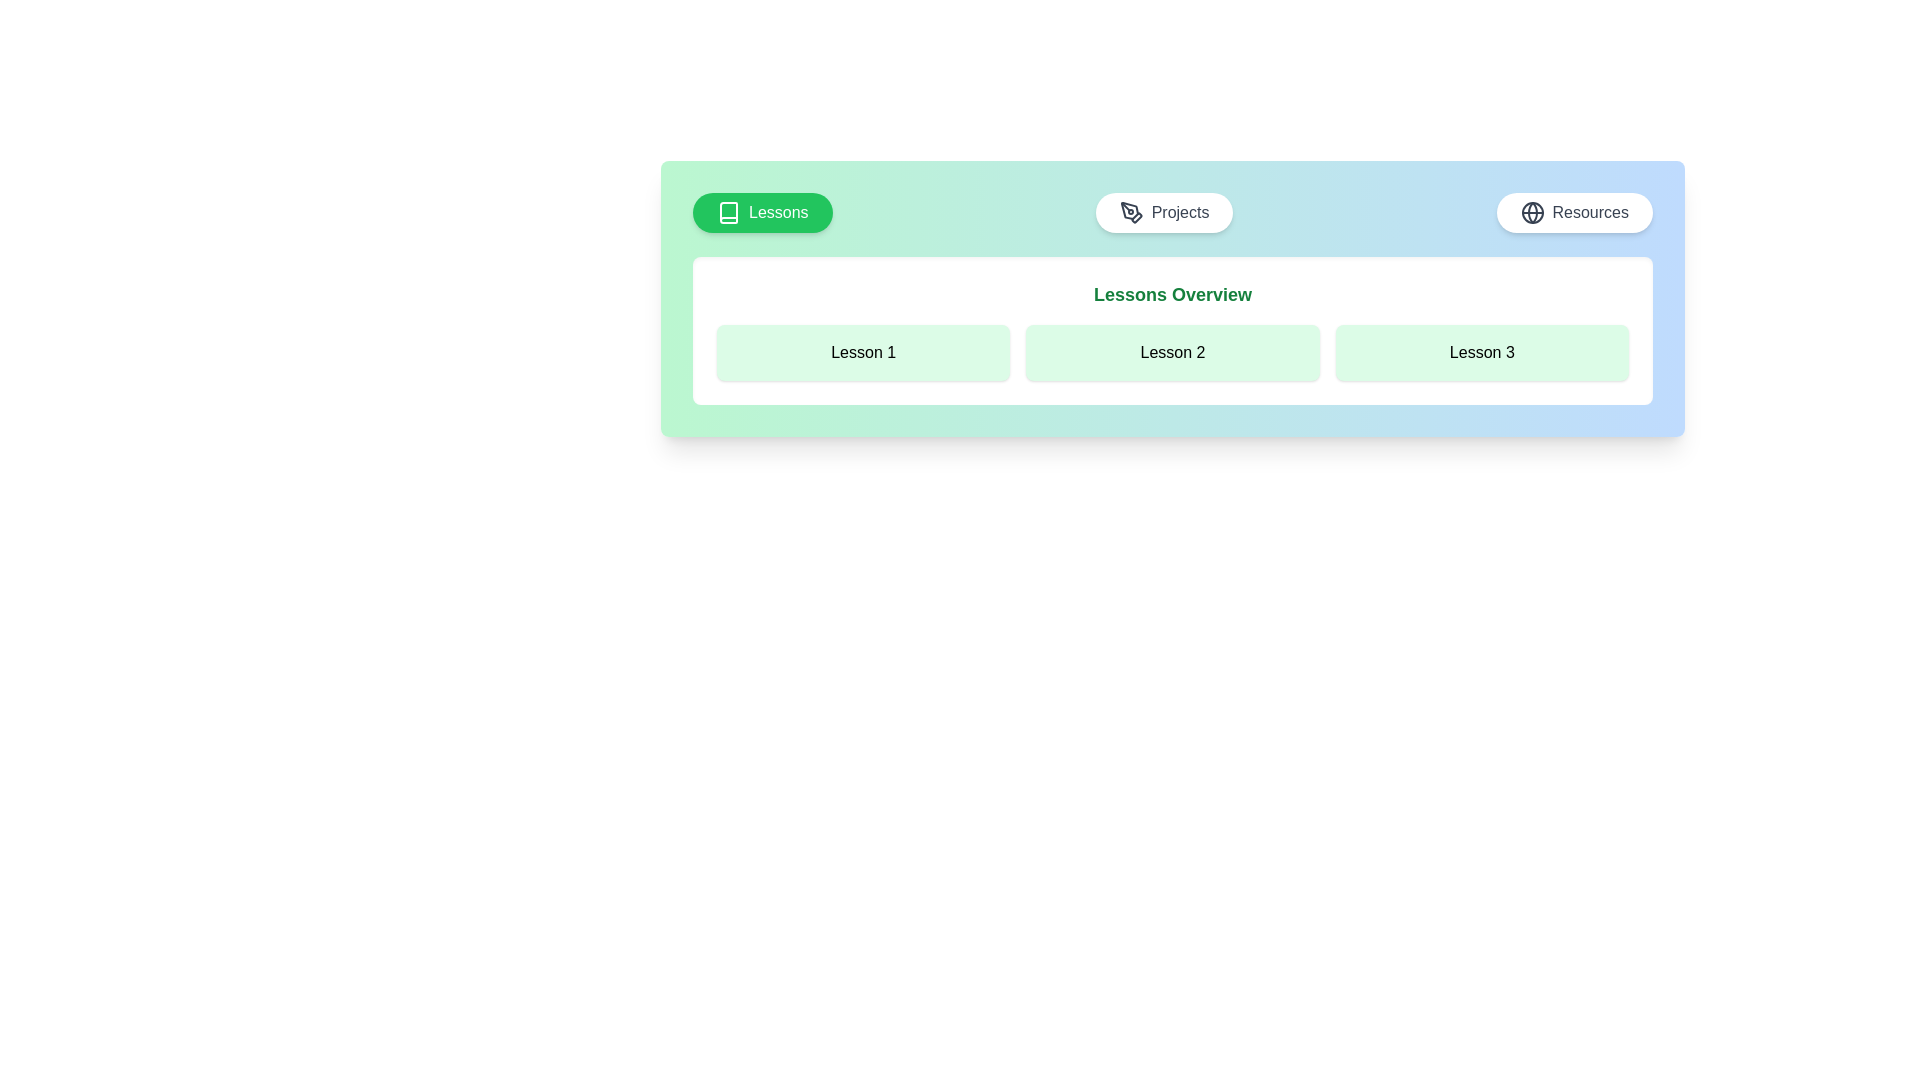  I want to click on the navigational button labeled 'Resources' at the far right of the horizontal menu, so click(1573, 212).